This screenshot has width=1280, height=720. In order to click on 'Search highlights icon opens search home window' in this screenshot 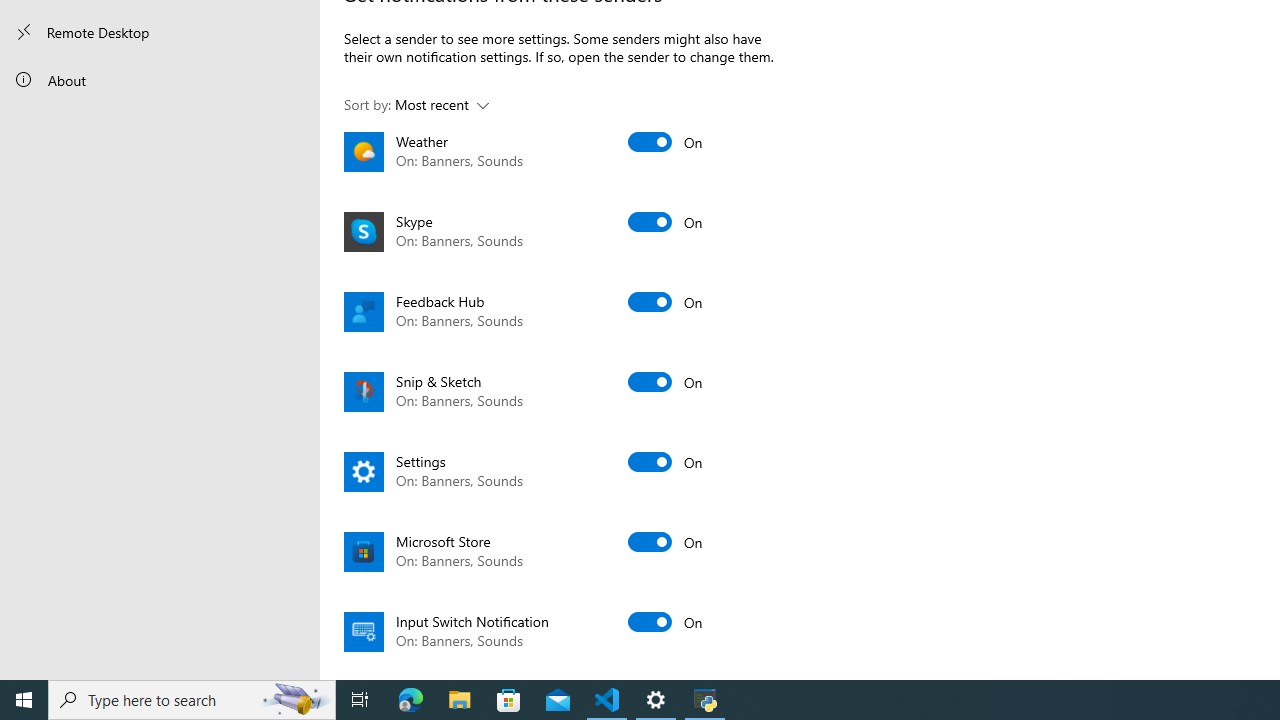, I will do `click(294, 698)`.